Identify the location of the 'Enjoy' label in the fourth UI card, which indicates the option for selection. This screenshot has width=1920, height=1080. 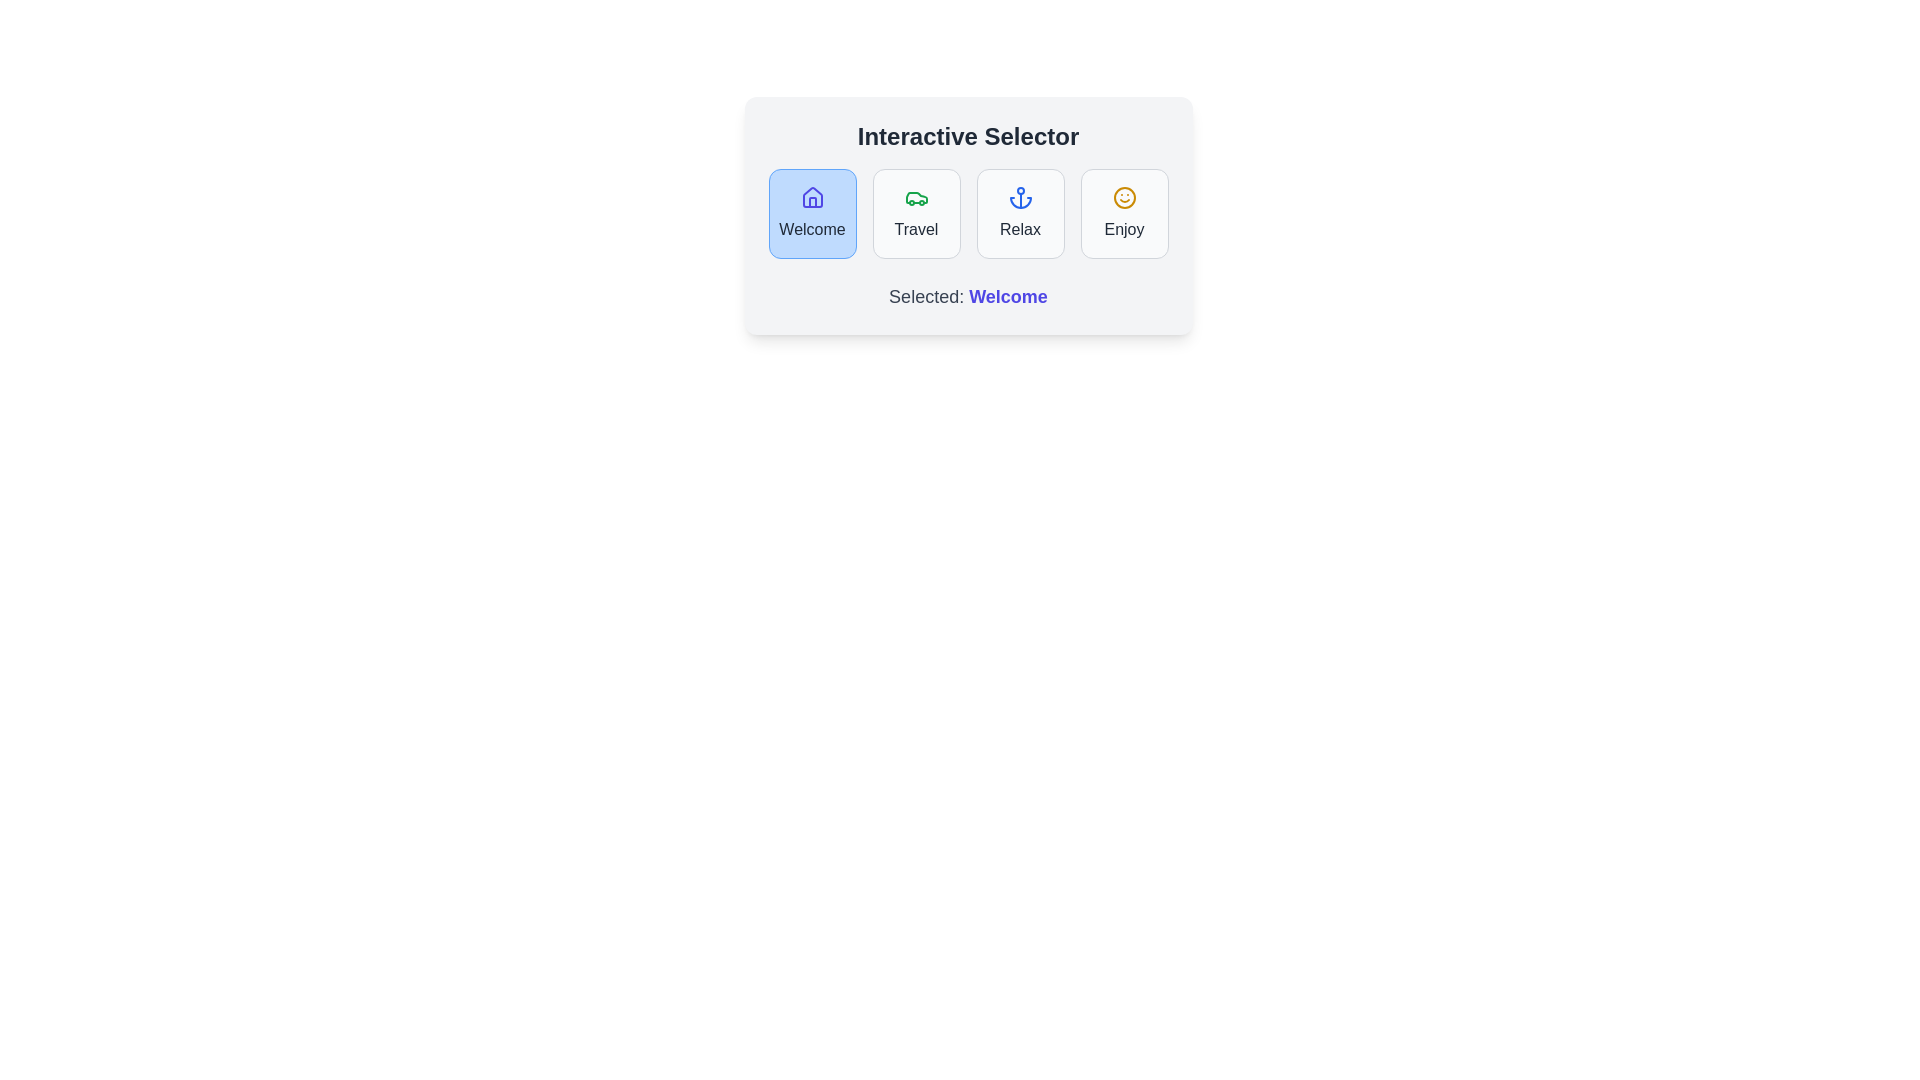
(1124, 229).